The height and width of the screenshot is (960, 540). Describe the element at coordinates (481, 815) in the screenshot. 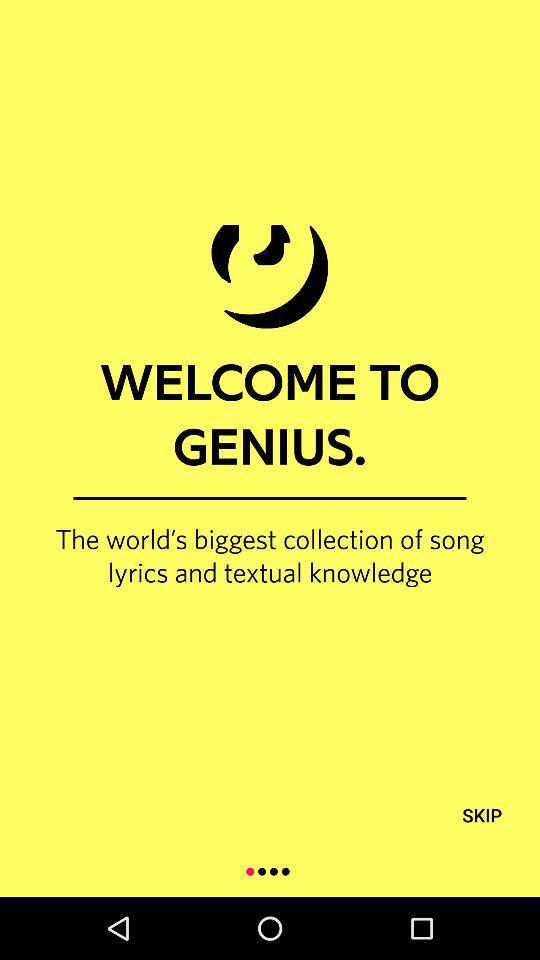

I see `icon below the world s` at that location.